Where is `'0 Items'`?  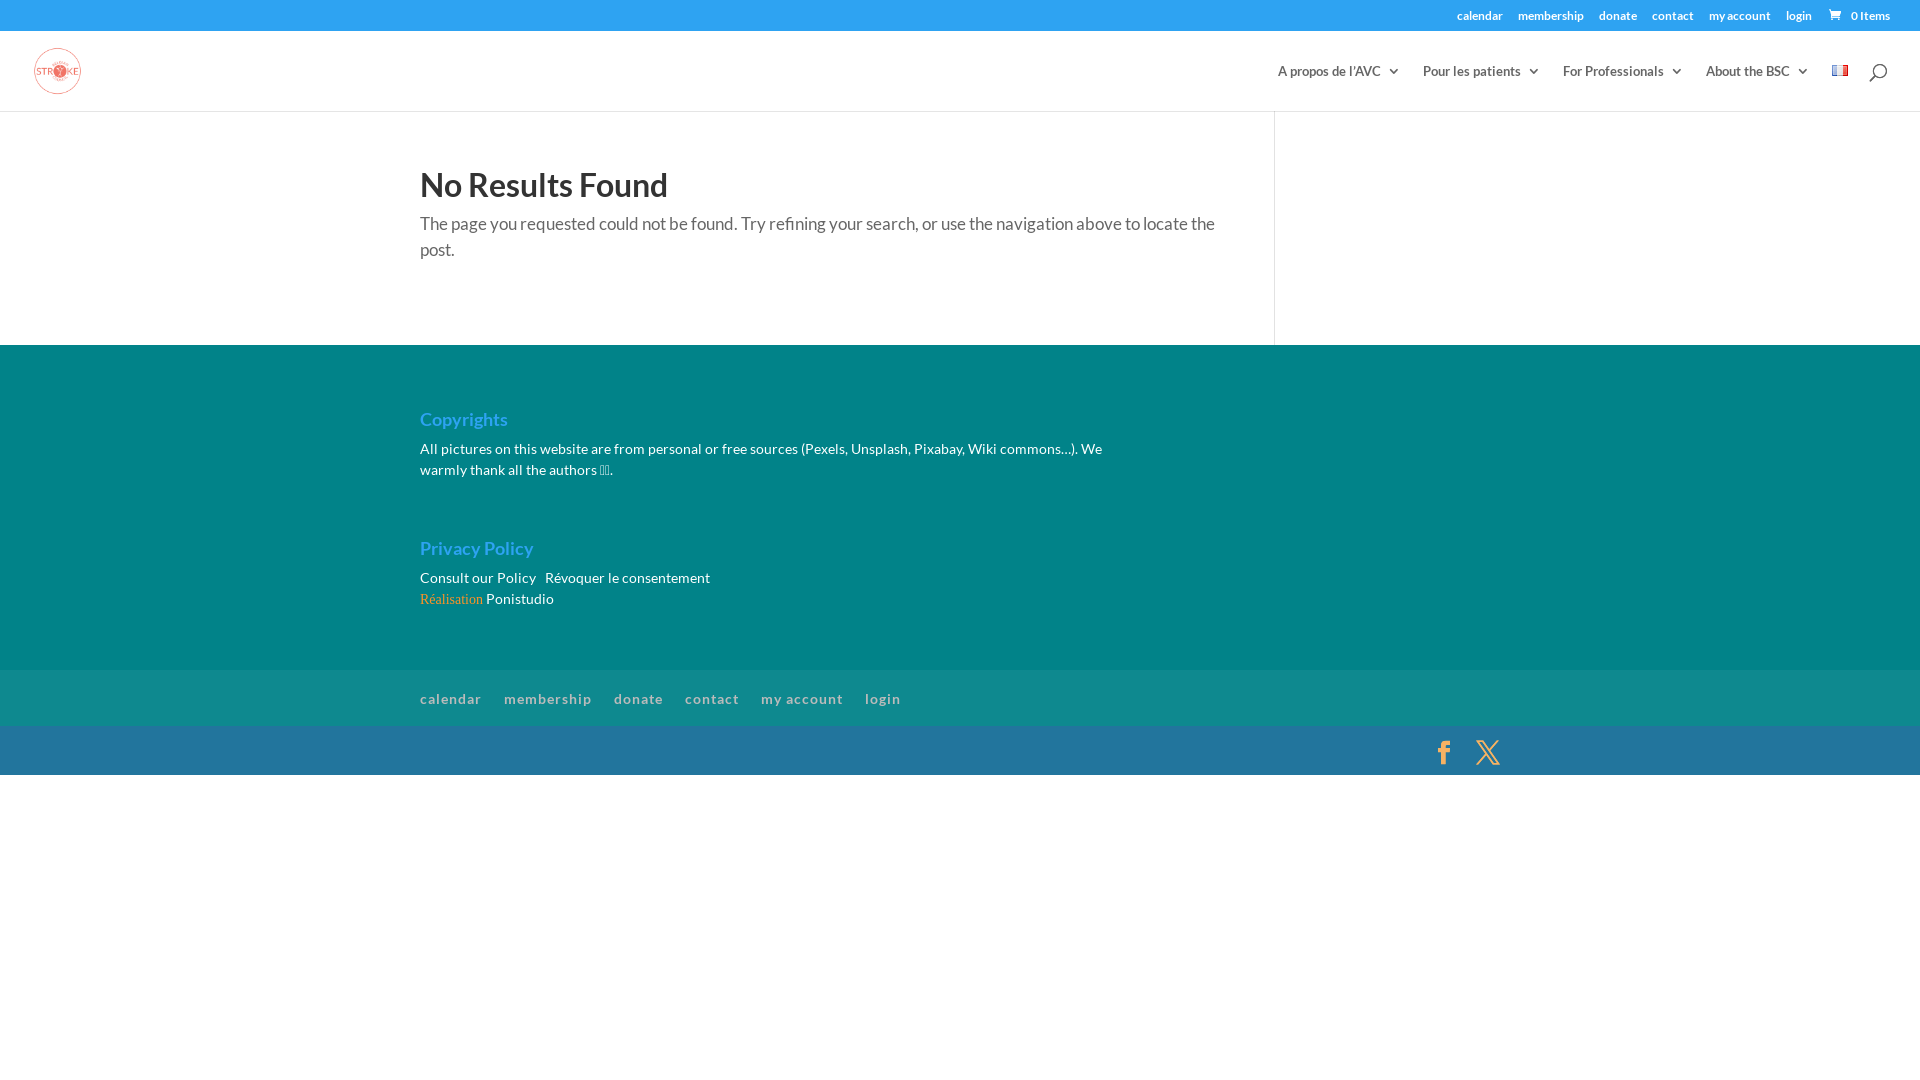 '0 Items' is located at coordinates (1827, 15).